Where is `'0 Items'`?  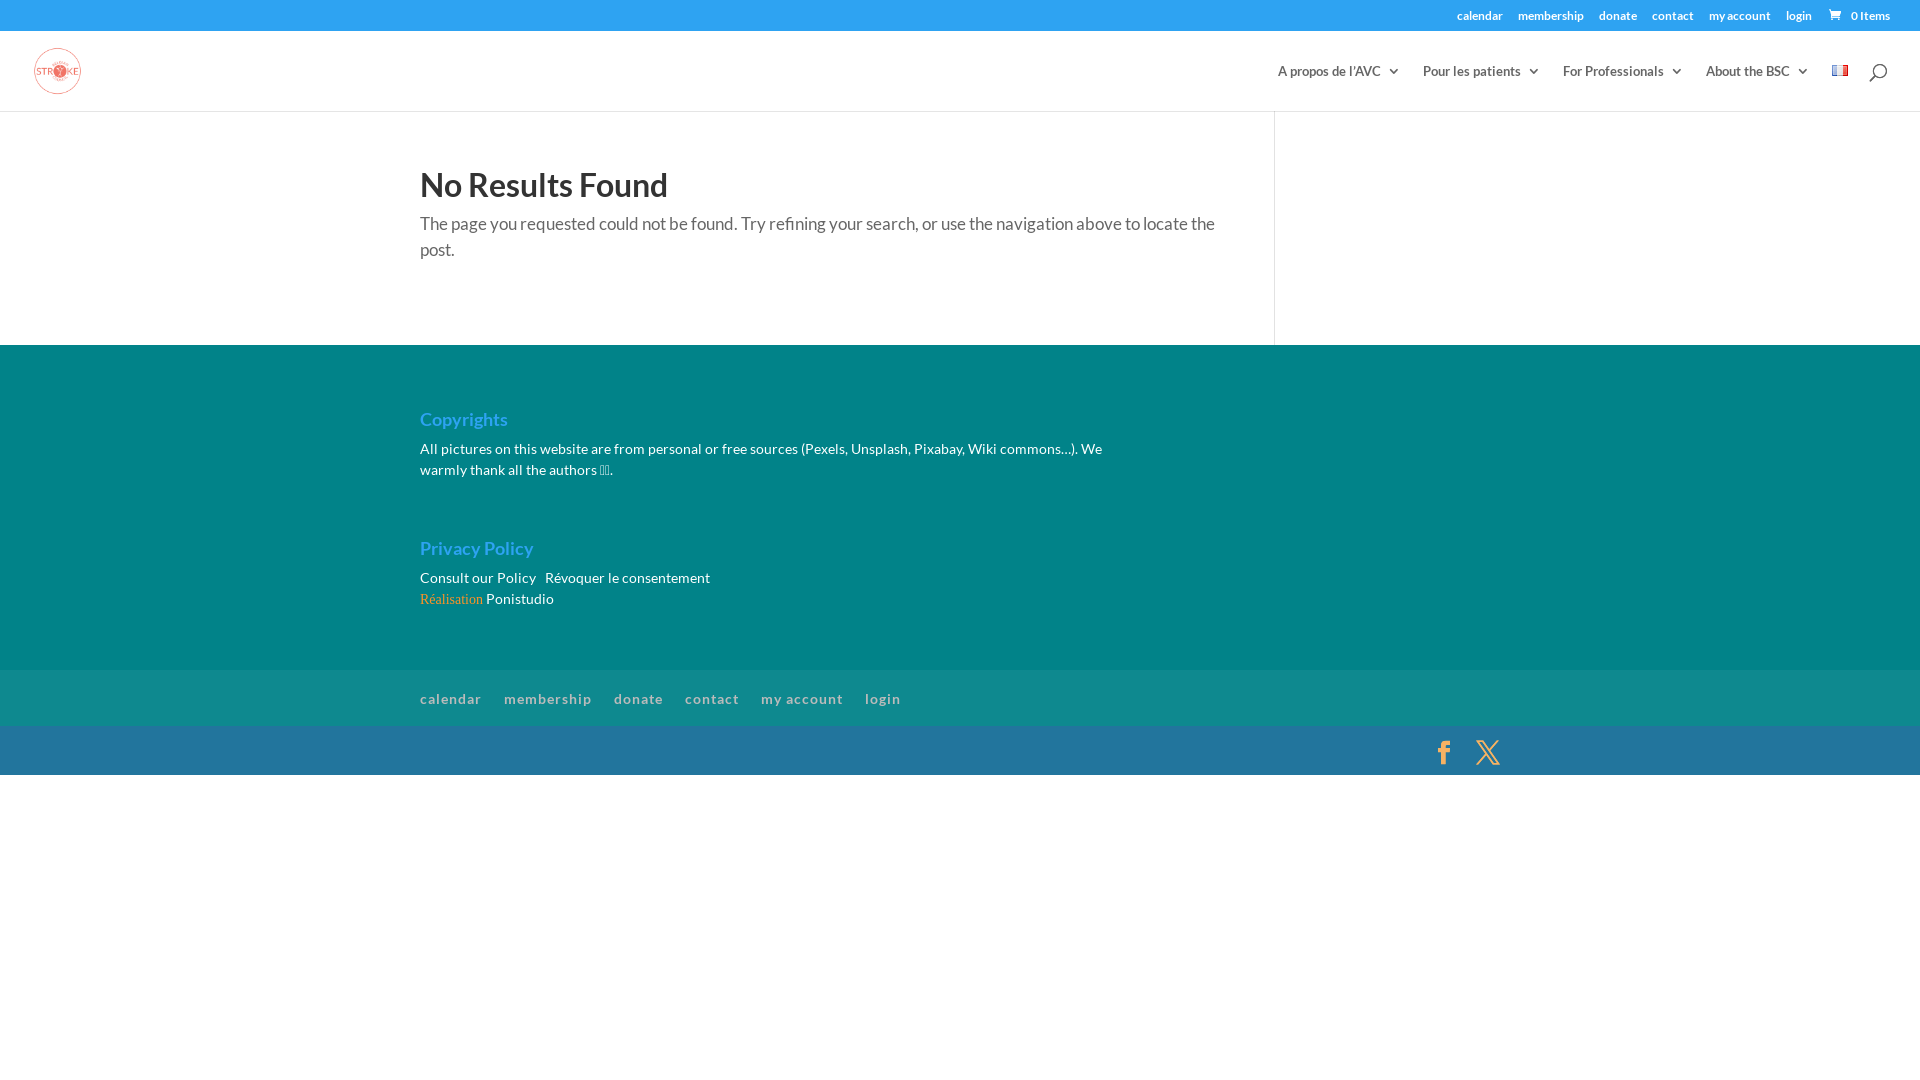 '0 Items' is located at coordinates (1827, 15).